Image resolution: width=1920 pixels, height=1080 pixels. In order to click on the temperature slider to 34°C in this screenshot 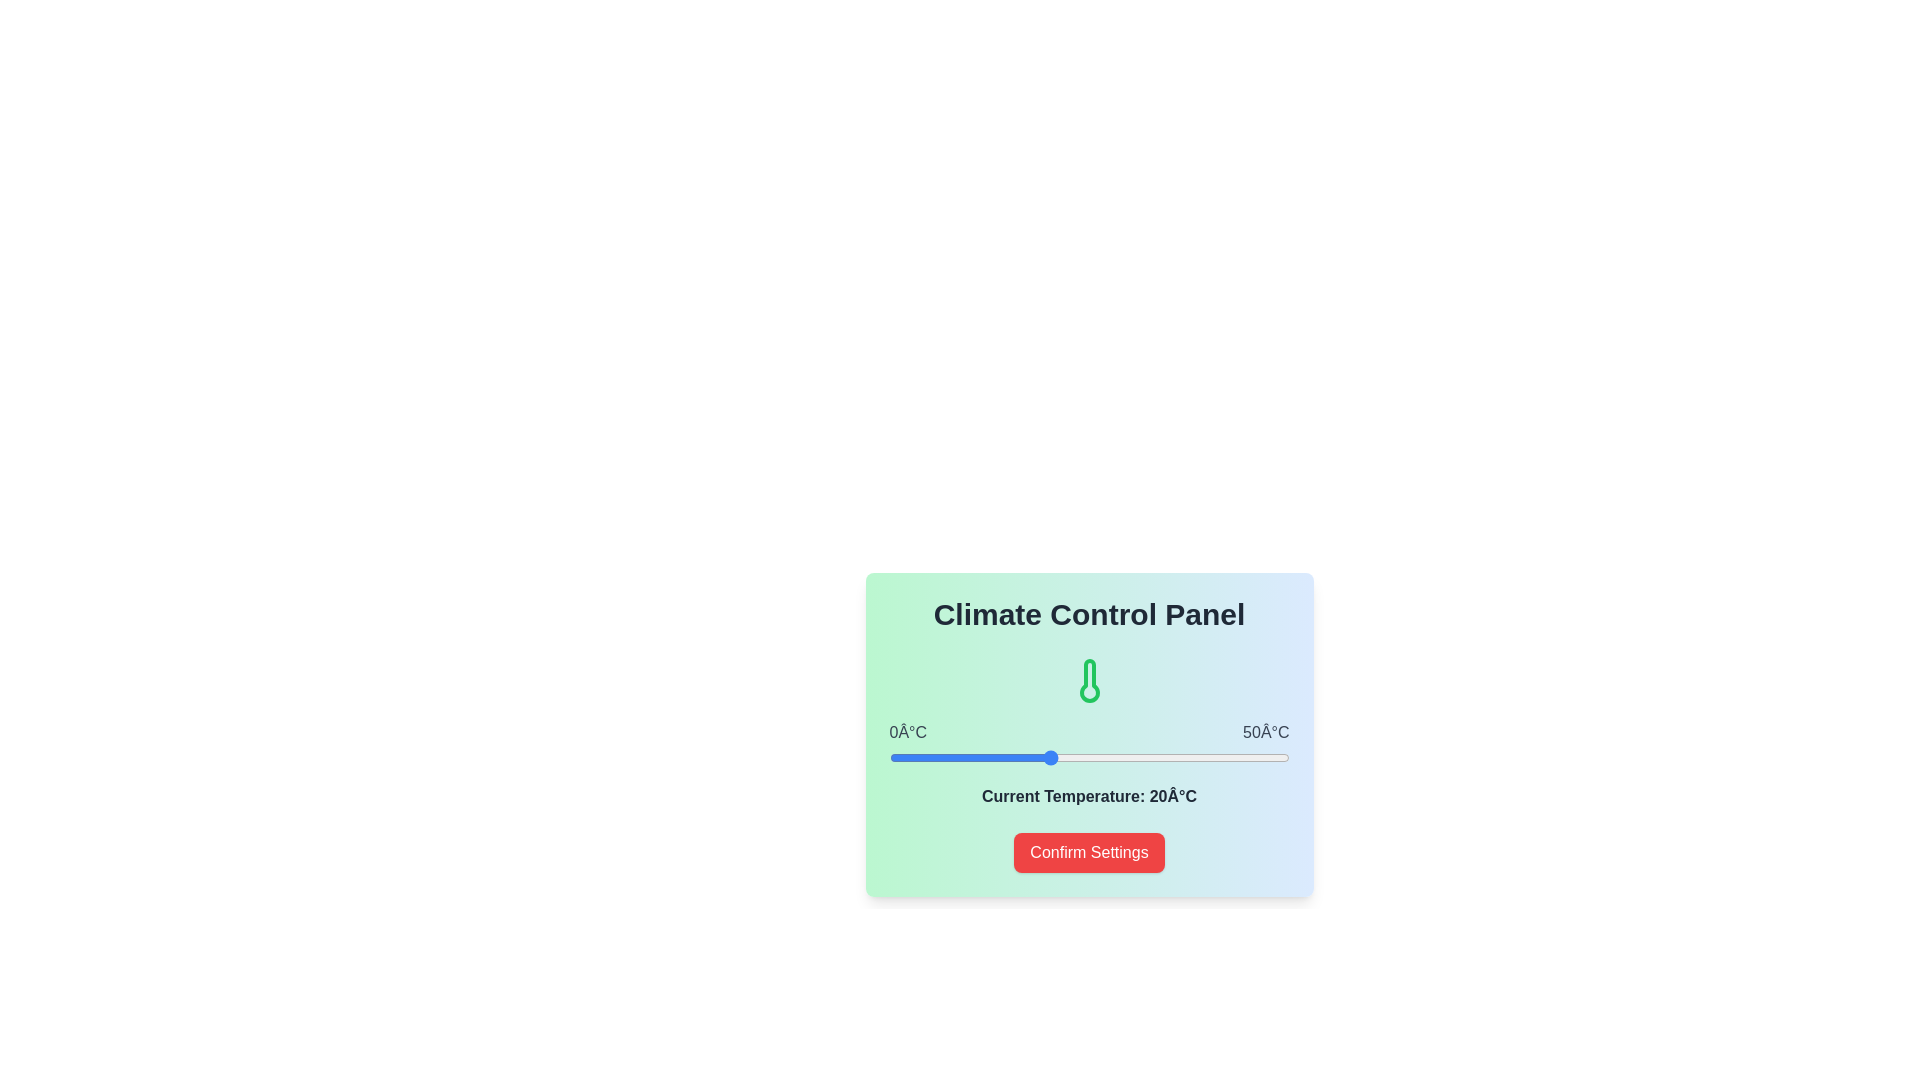, I will do `click(1161, 758)`.